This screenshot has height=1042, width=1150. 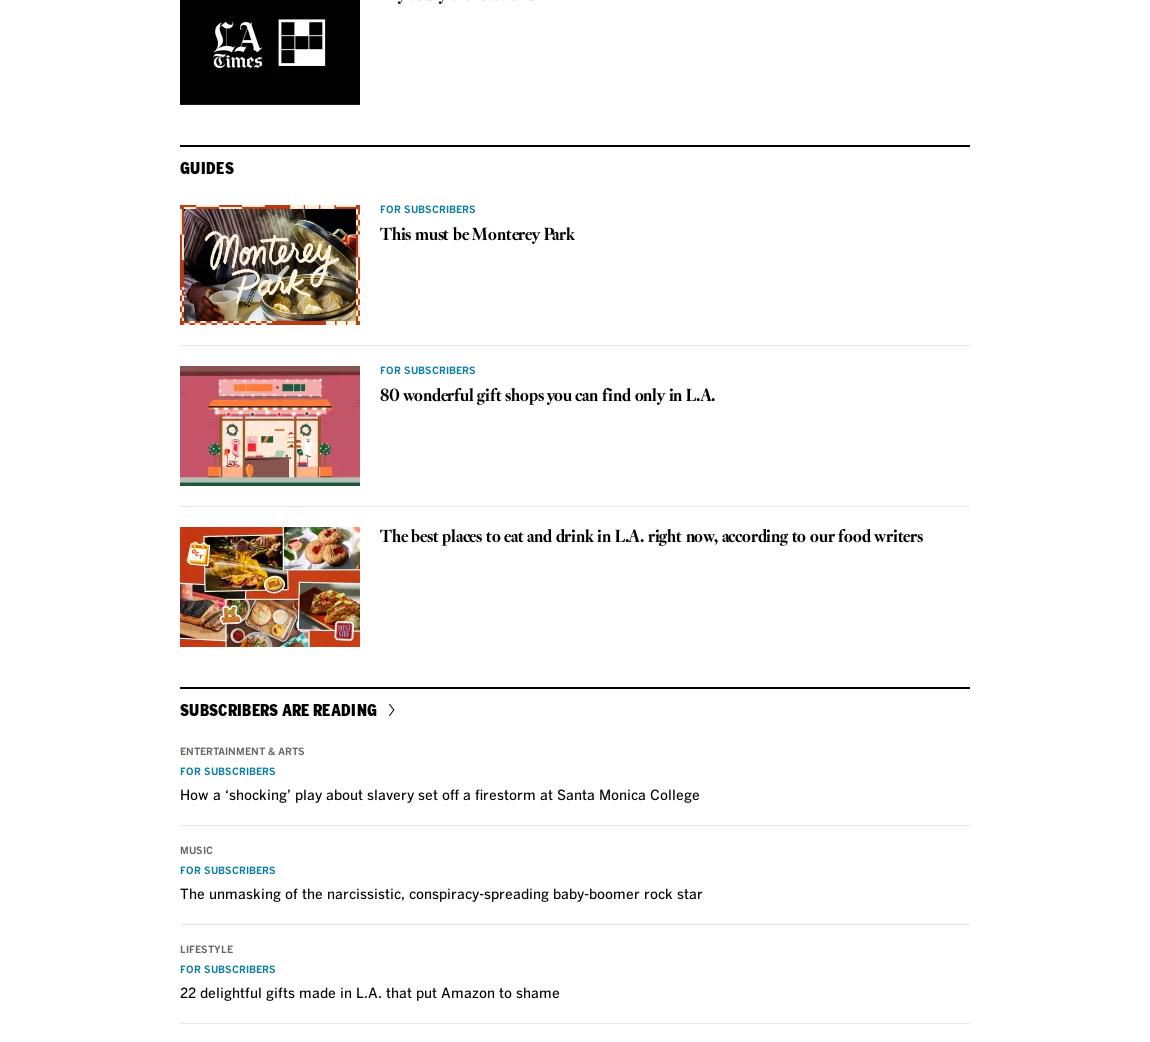 I want to click on 'Subscribers Are Reading', so click(x=277, y=707).